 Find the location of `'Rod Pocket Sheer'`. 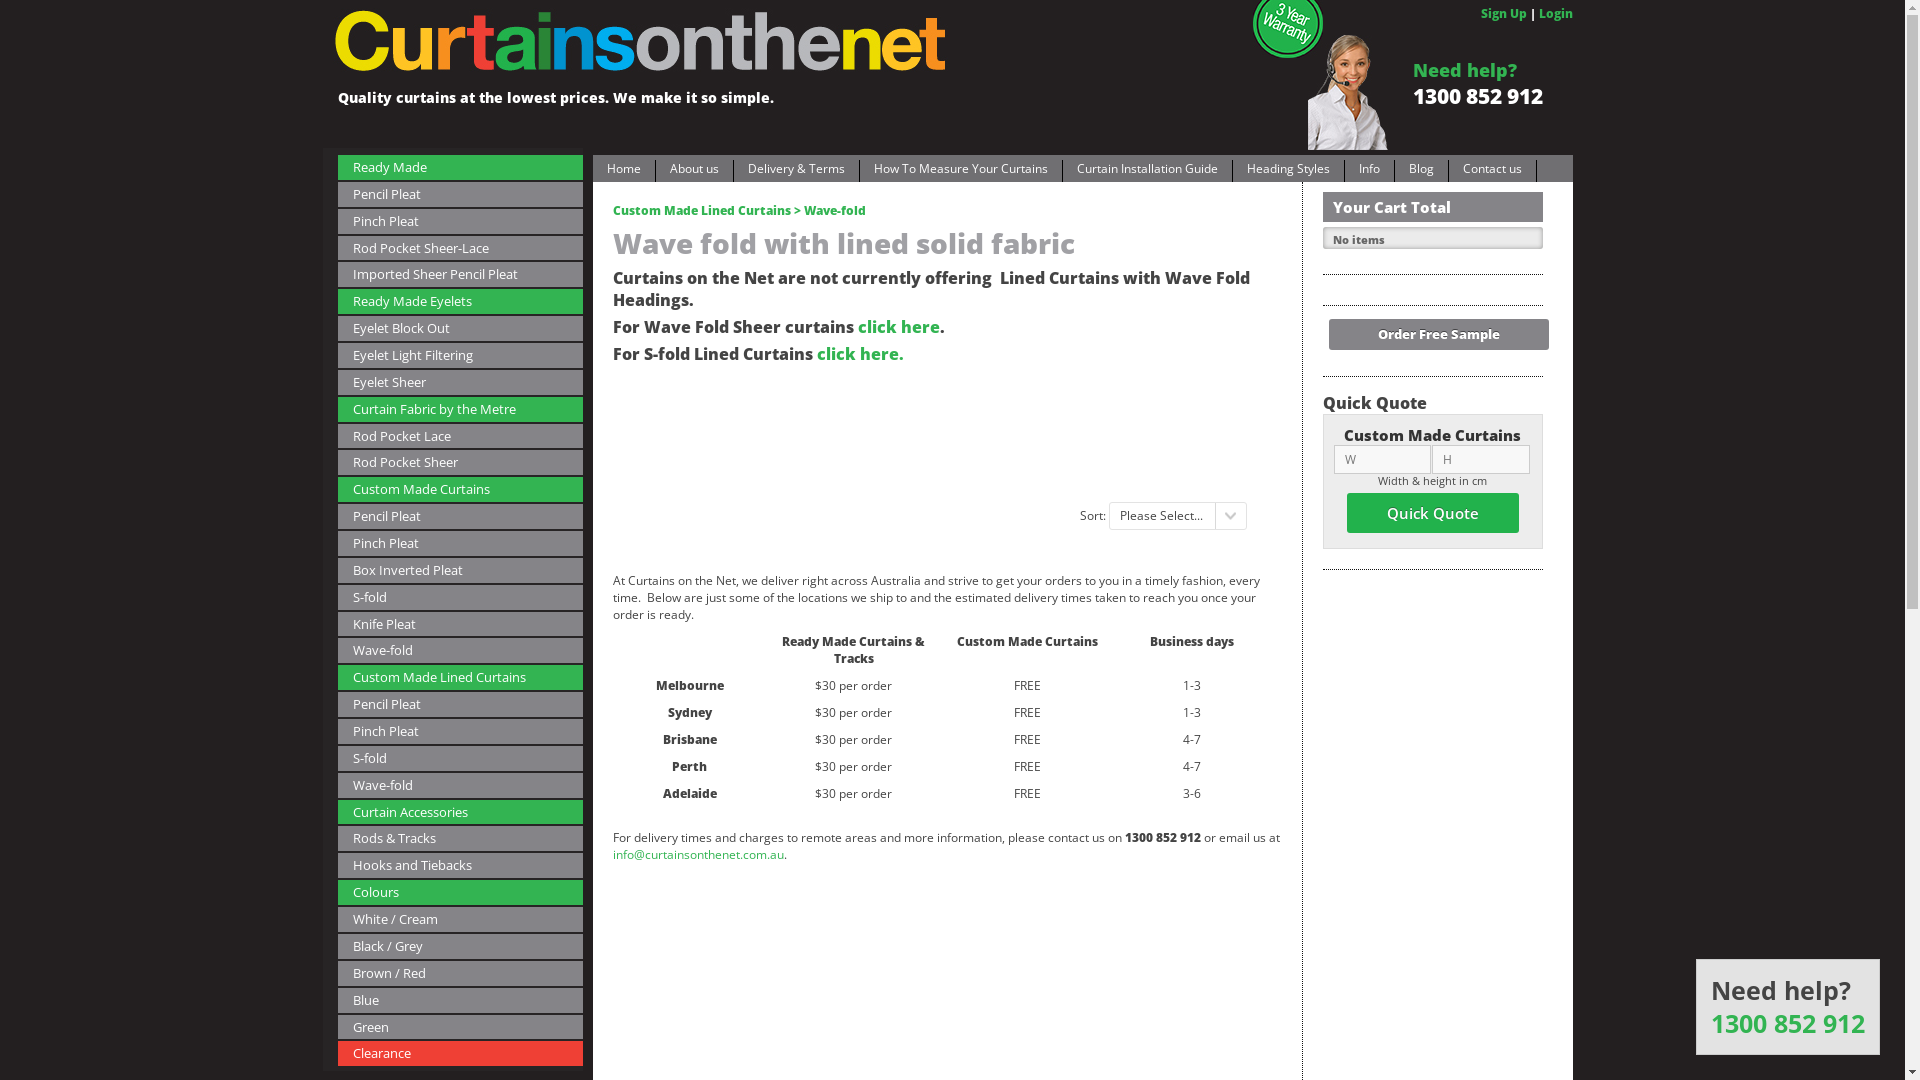

'Rod Pocket Sheer' is located at coordinates (459, 462).